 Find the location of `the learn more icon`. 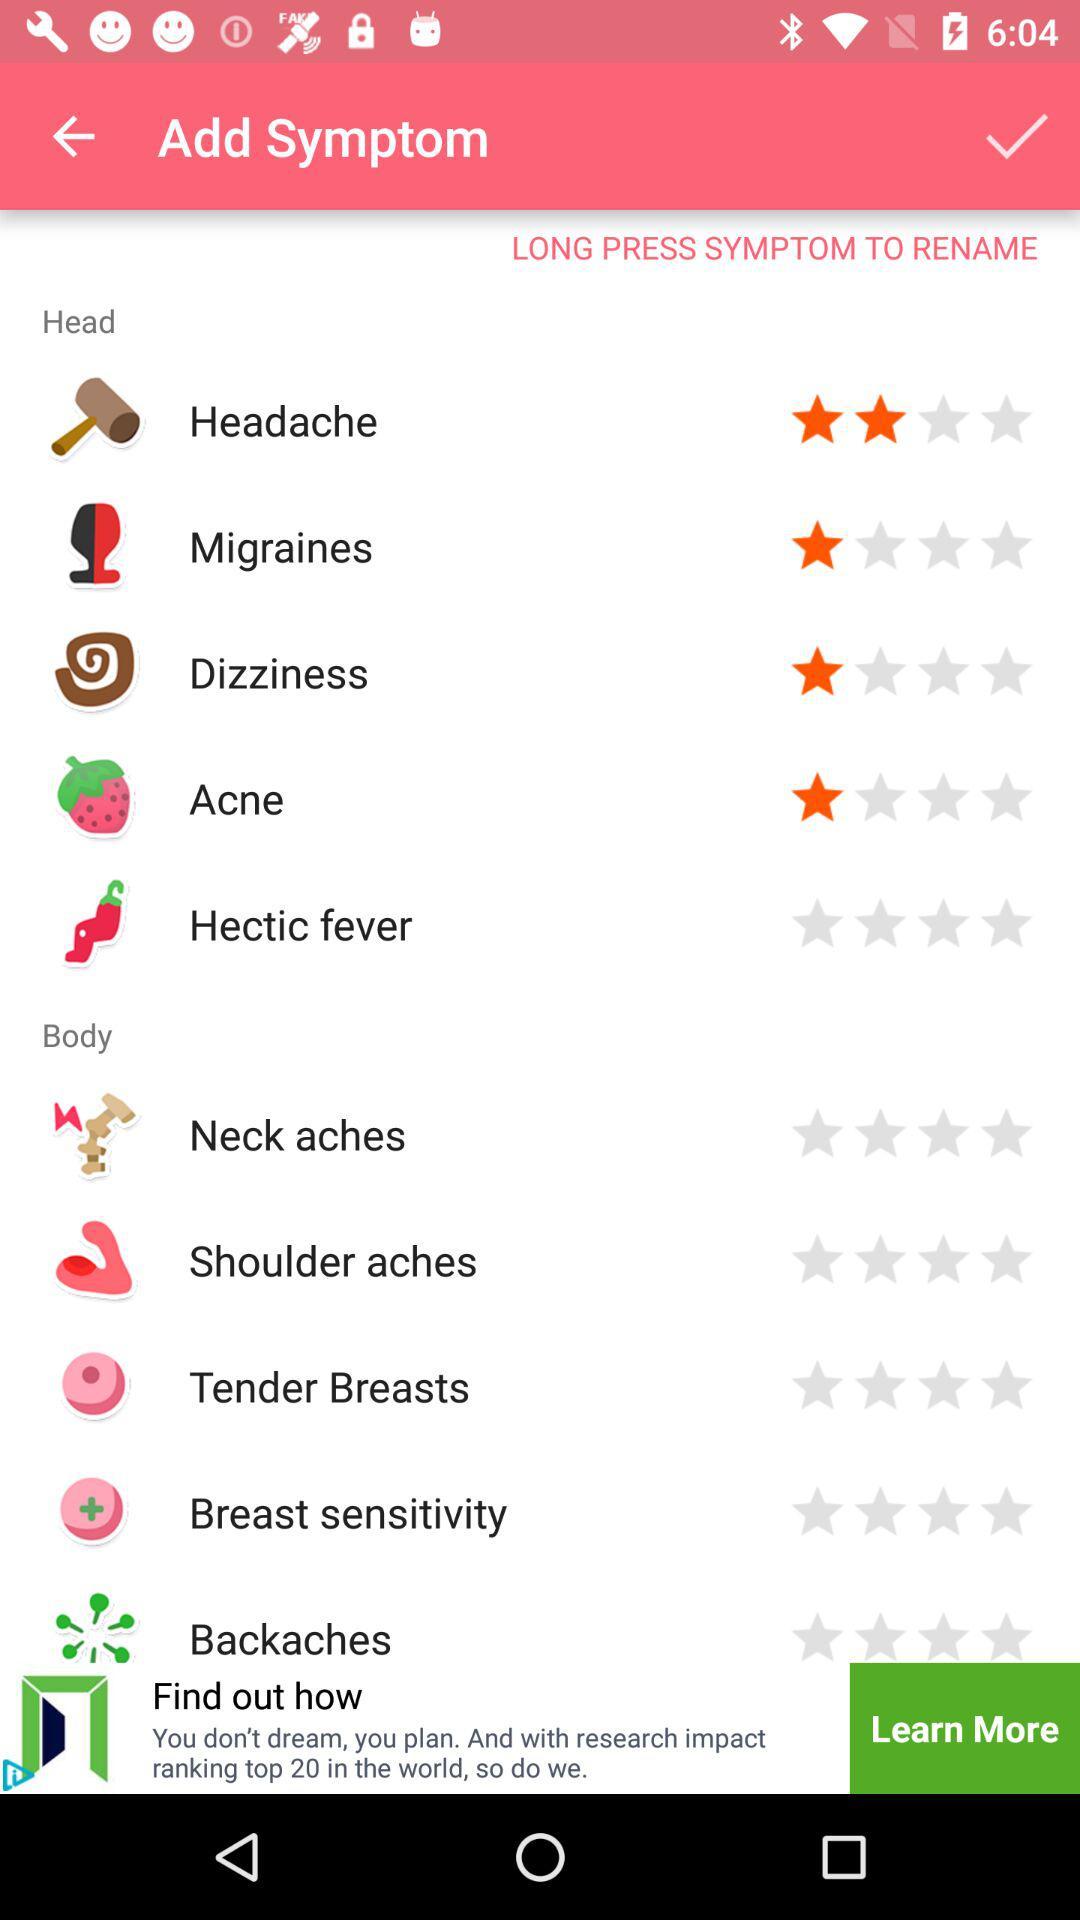

the learn more icon is located at coordinates (963, 1727).